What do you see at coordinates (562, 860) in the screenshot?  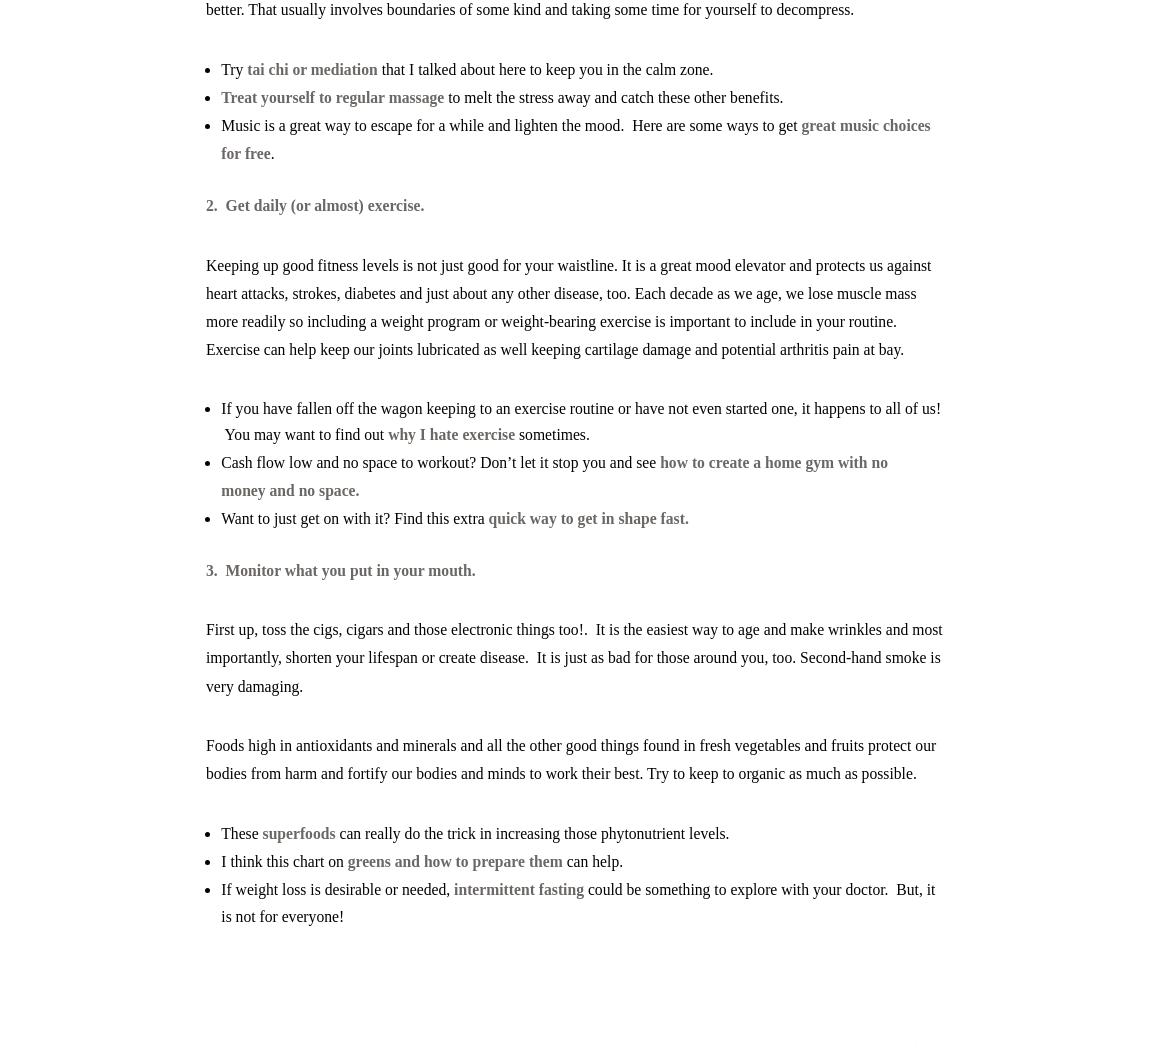 I see `'can help.'` at bounding box center [562, 860].